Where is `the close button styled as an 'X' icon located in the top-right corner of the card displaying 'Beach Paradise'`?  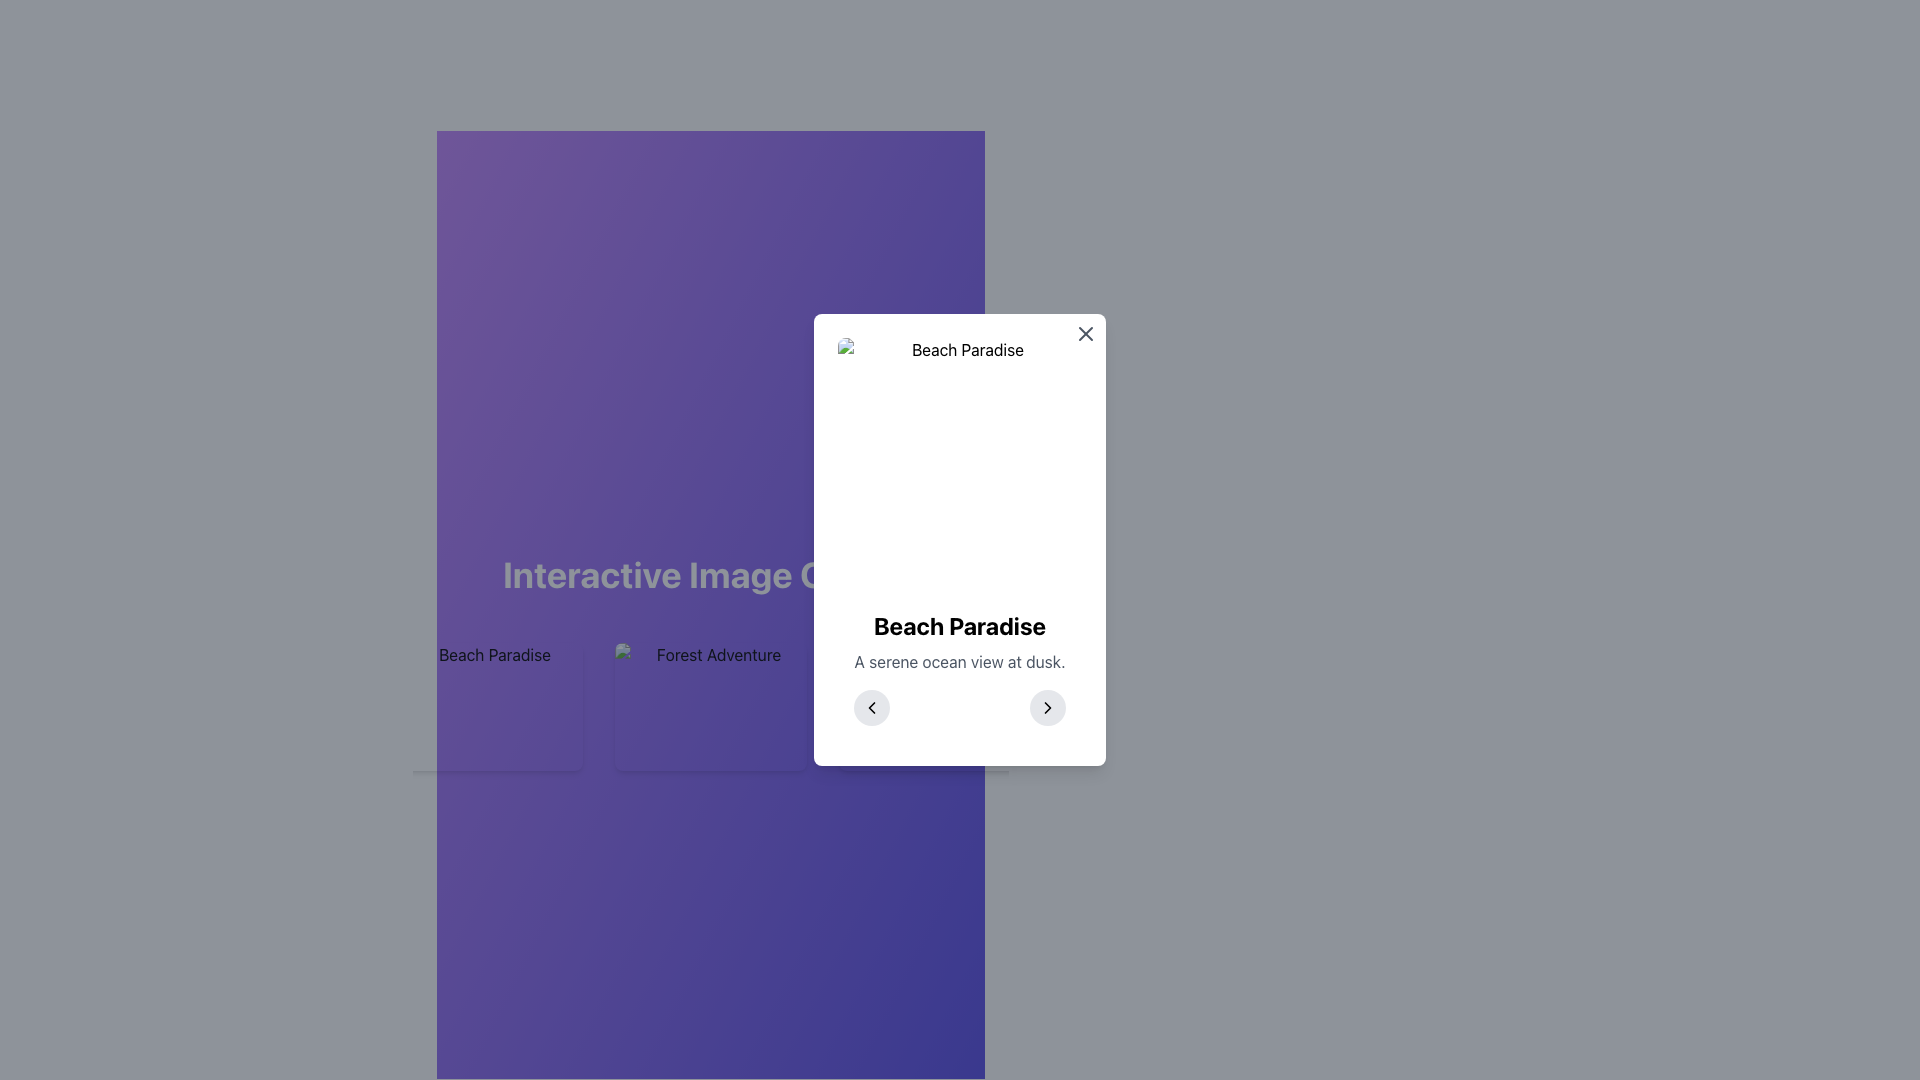 the close button styled as an 'X' icon located in the top-right corner of the card displaying 'Beach Paradise' is located at coordinates (1084, 333).